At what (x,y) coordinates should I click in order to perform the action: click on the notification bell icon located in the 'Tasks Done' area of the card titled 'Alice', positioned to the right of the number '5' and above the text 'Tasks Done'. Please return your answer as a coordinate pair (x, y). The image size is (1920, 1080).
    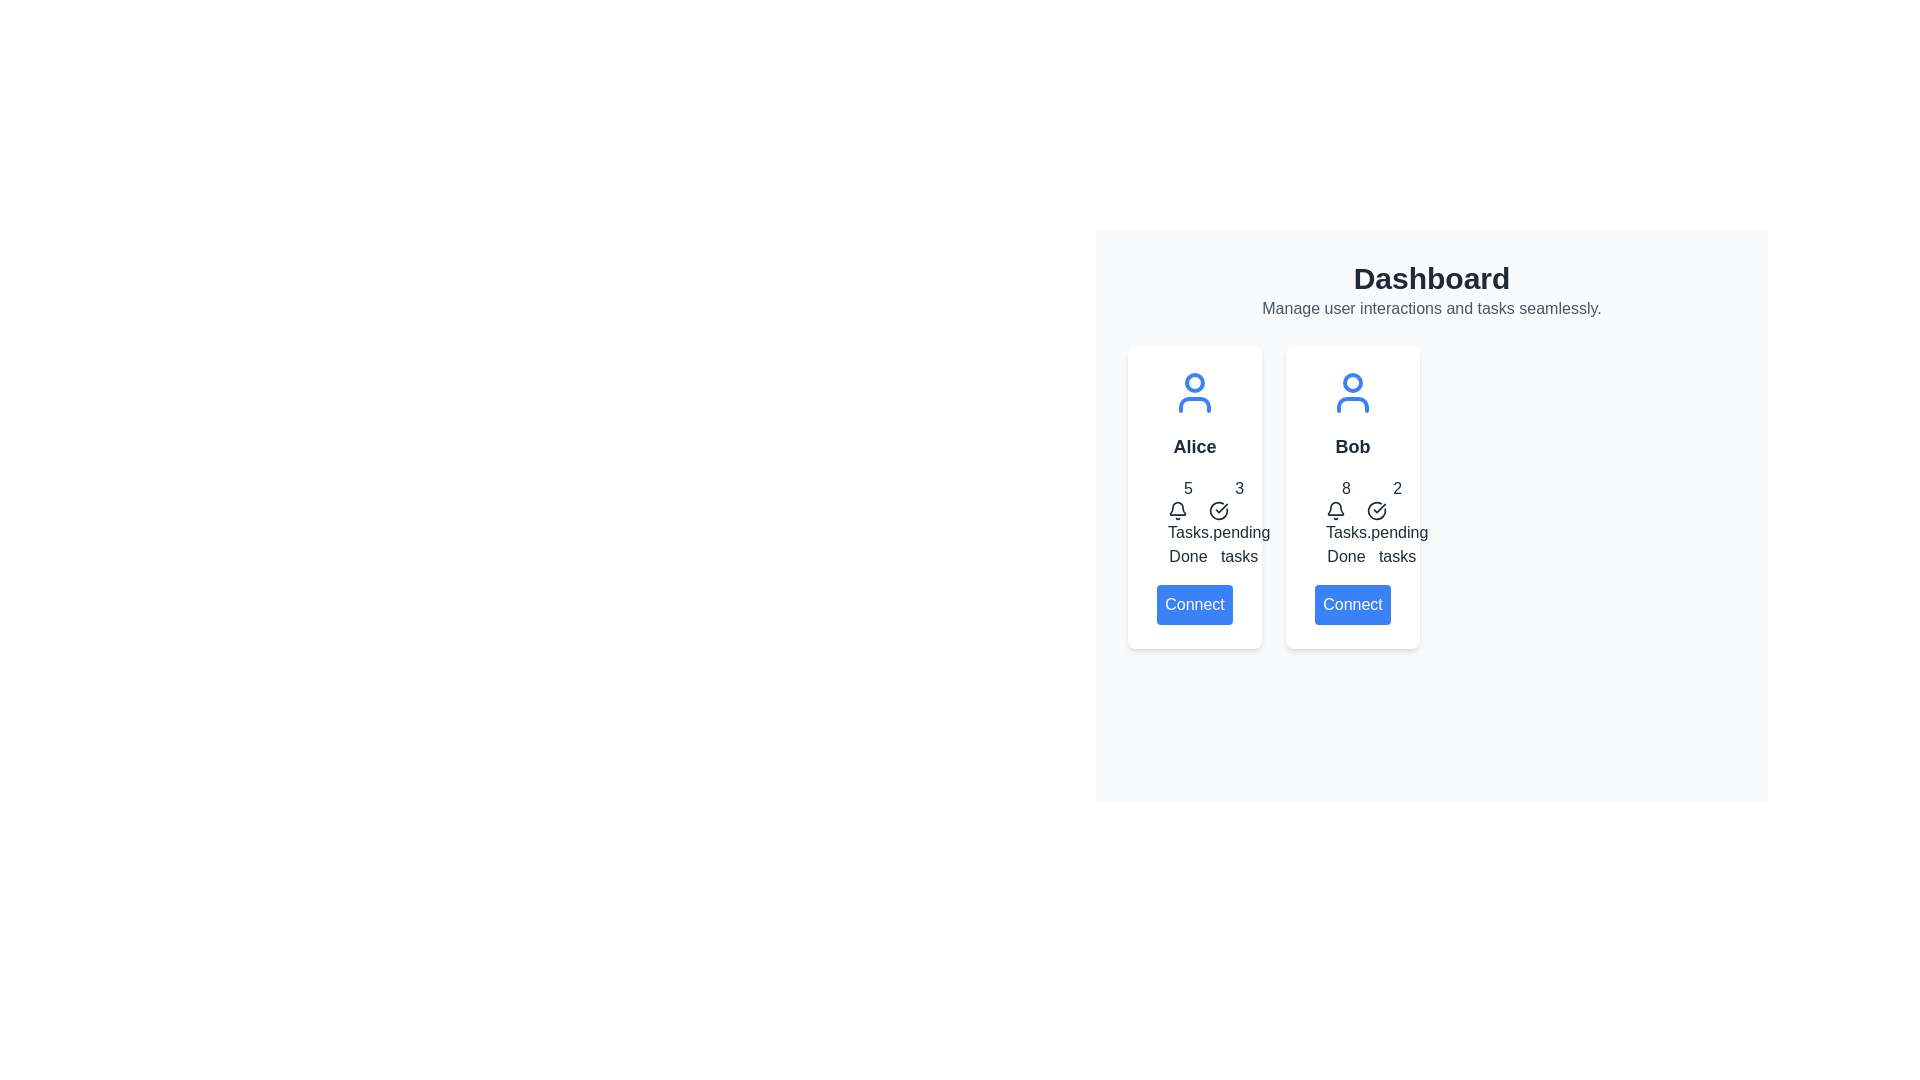
    Looking at the image, I should click on (1177, 509).